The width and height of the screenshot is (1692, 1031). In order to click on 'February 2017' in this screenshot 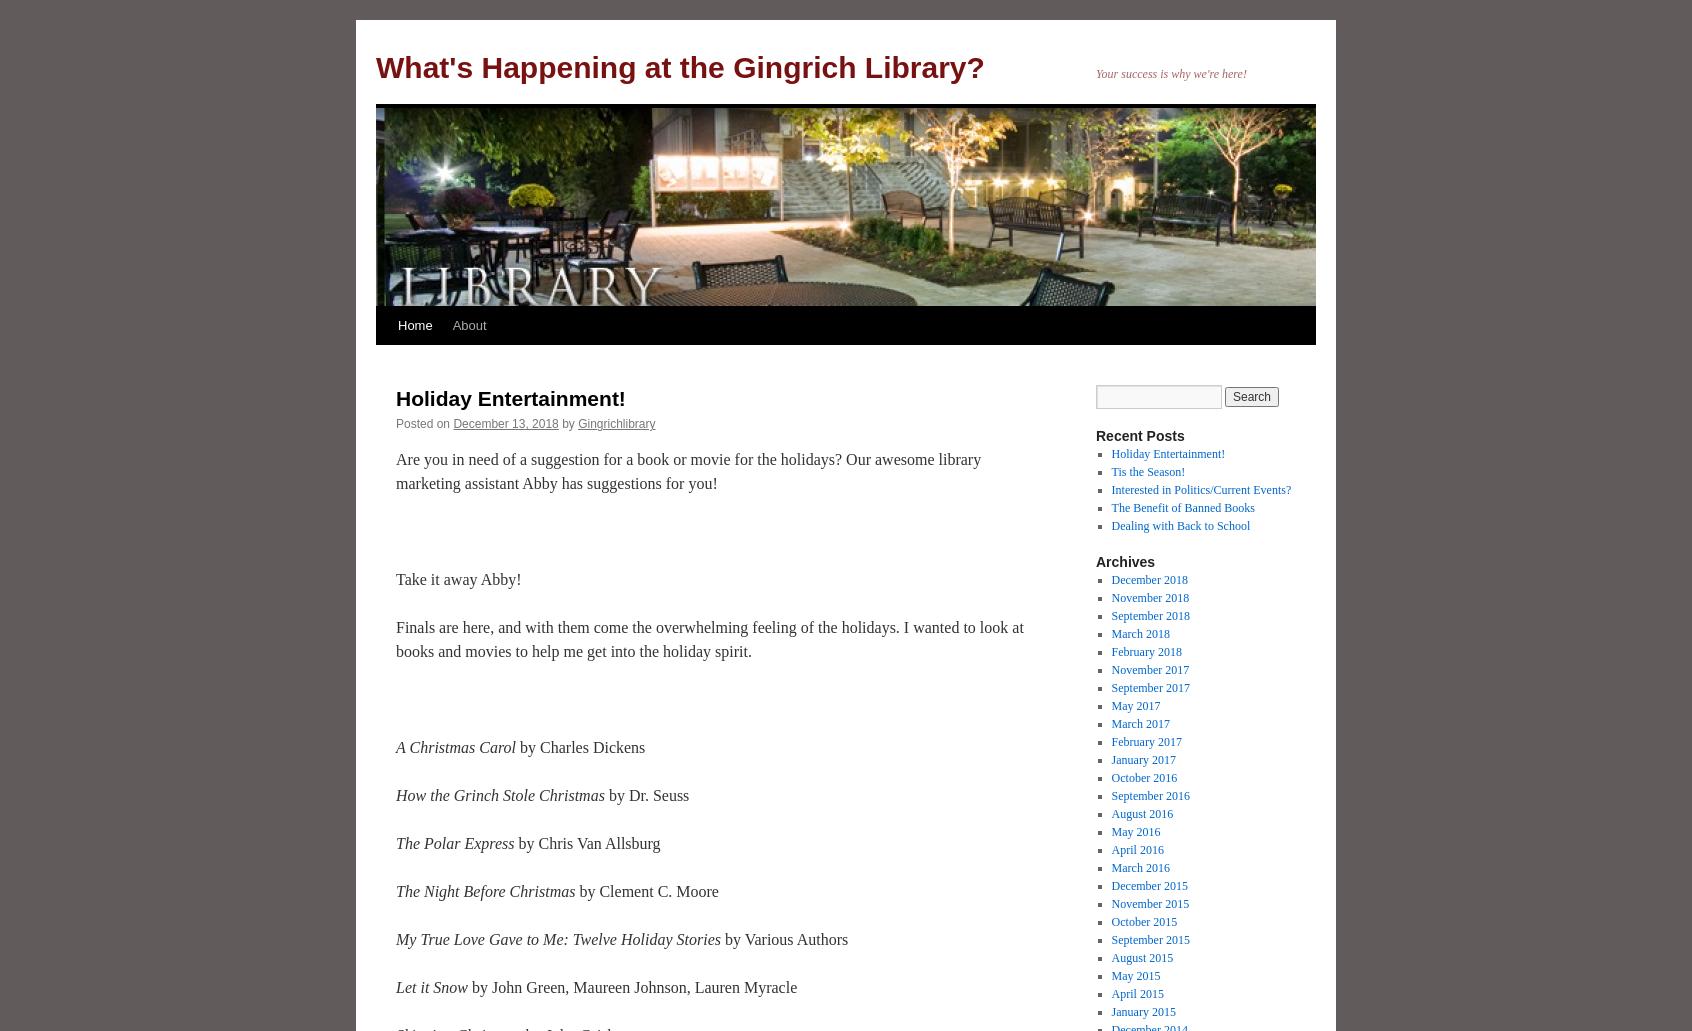, I will do `click(1110, 741)`.